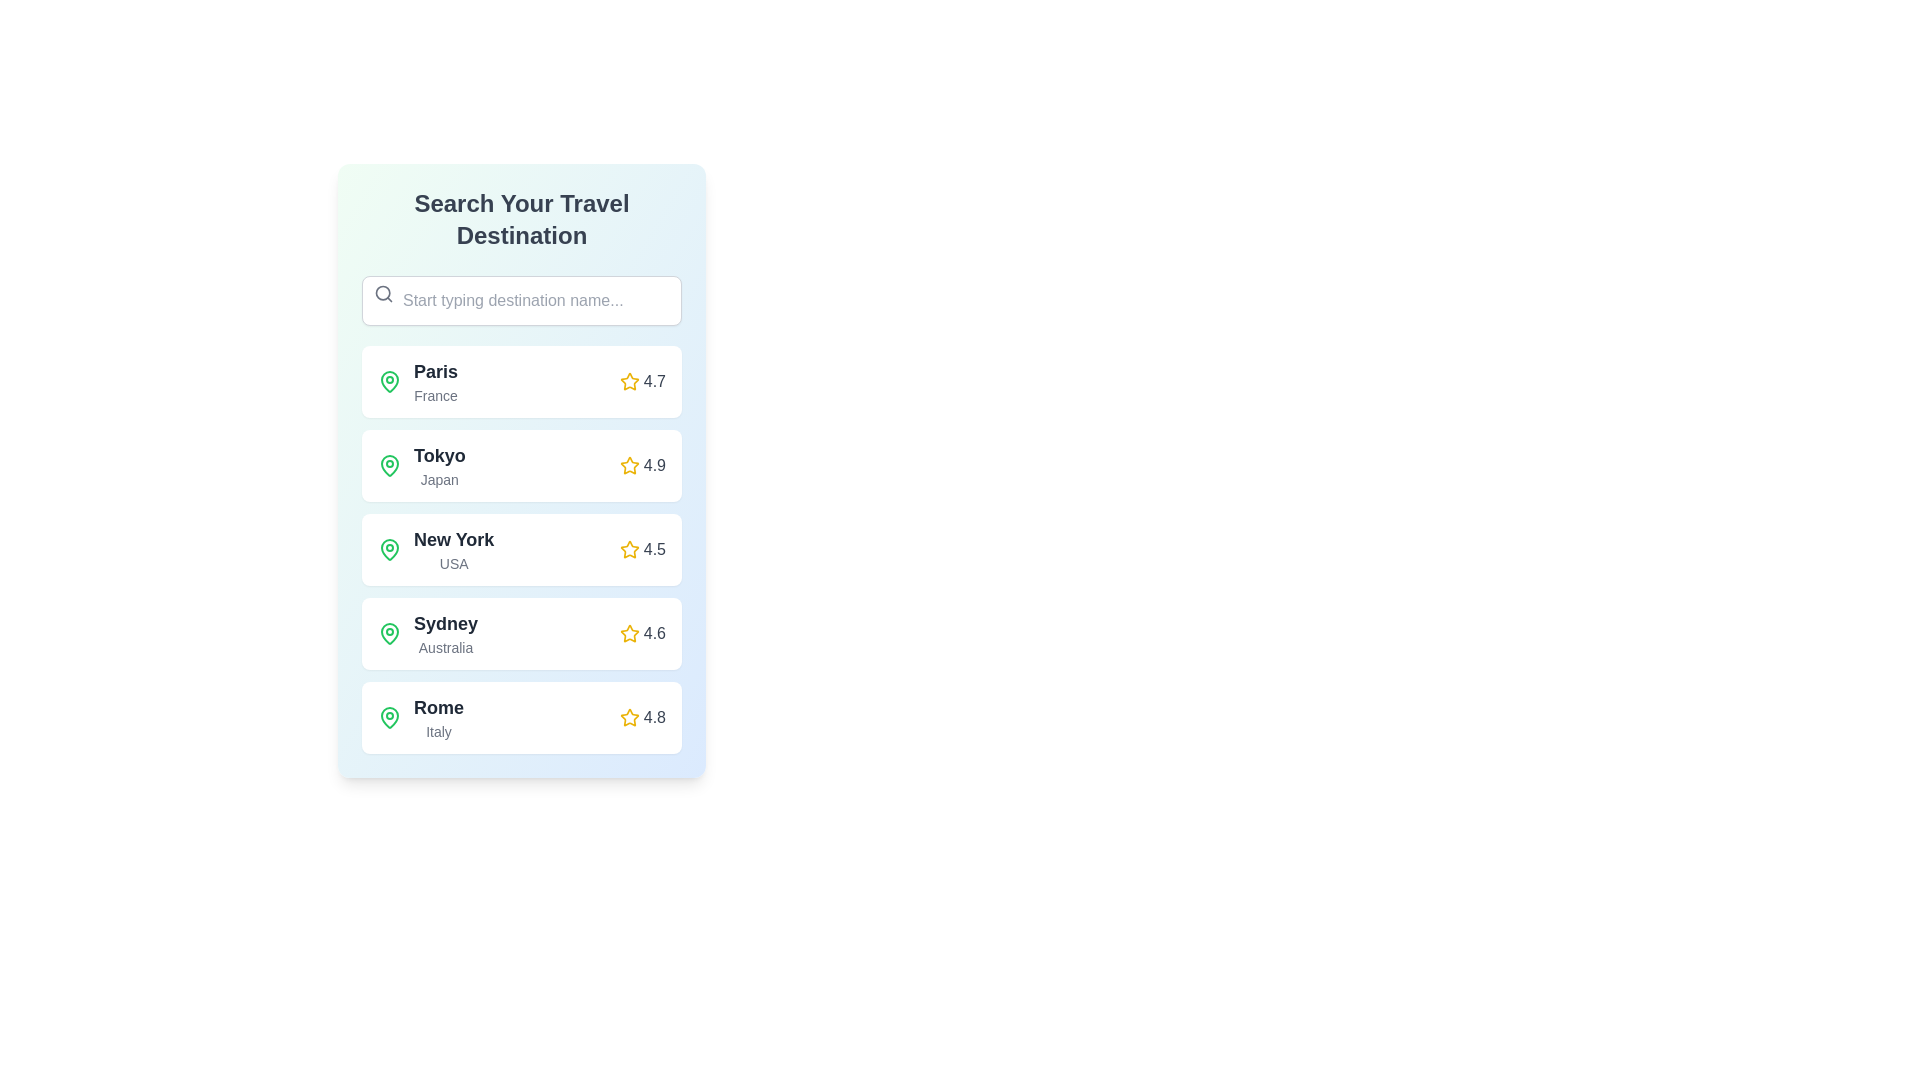 The image size is (1920, 1080). What do you see at coordinates (389, 550) in the screenshot?
I see `the location marker icon representing 'New York' in the list of travel destinations, which is the third item under 'Search Your Travel Destination'` at bounding box center [389, 550].